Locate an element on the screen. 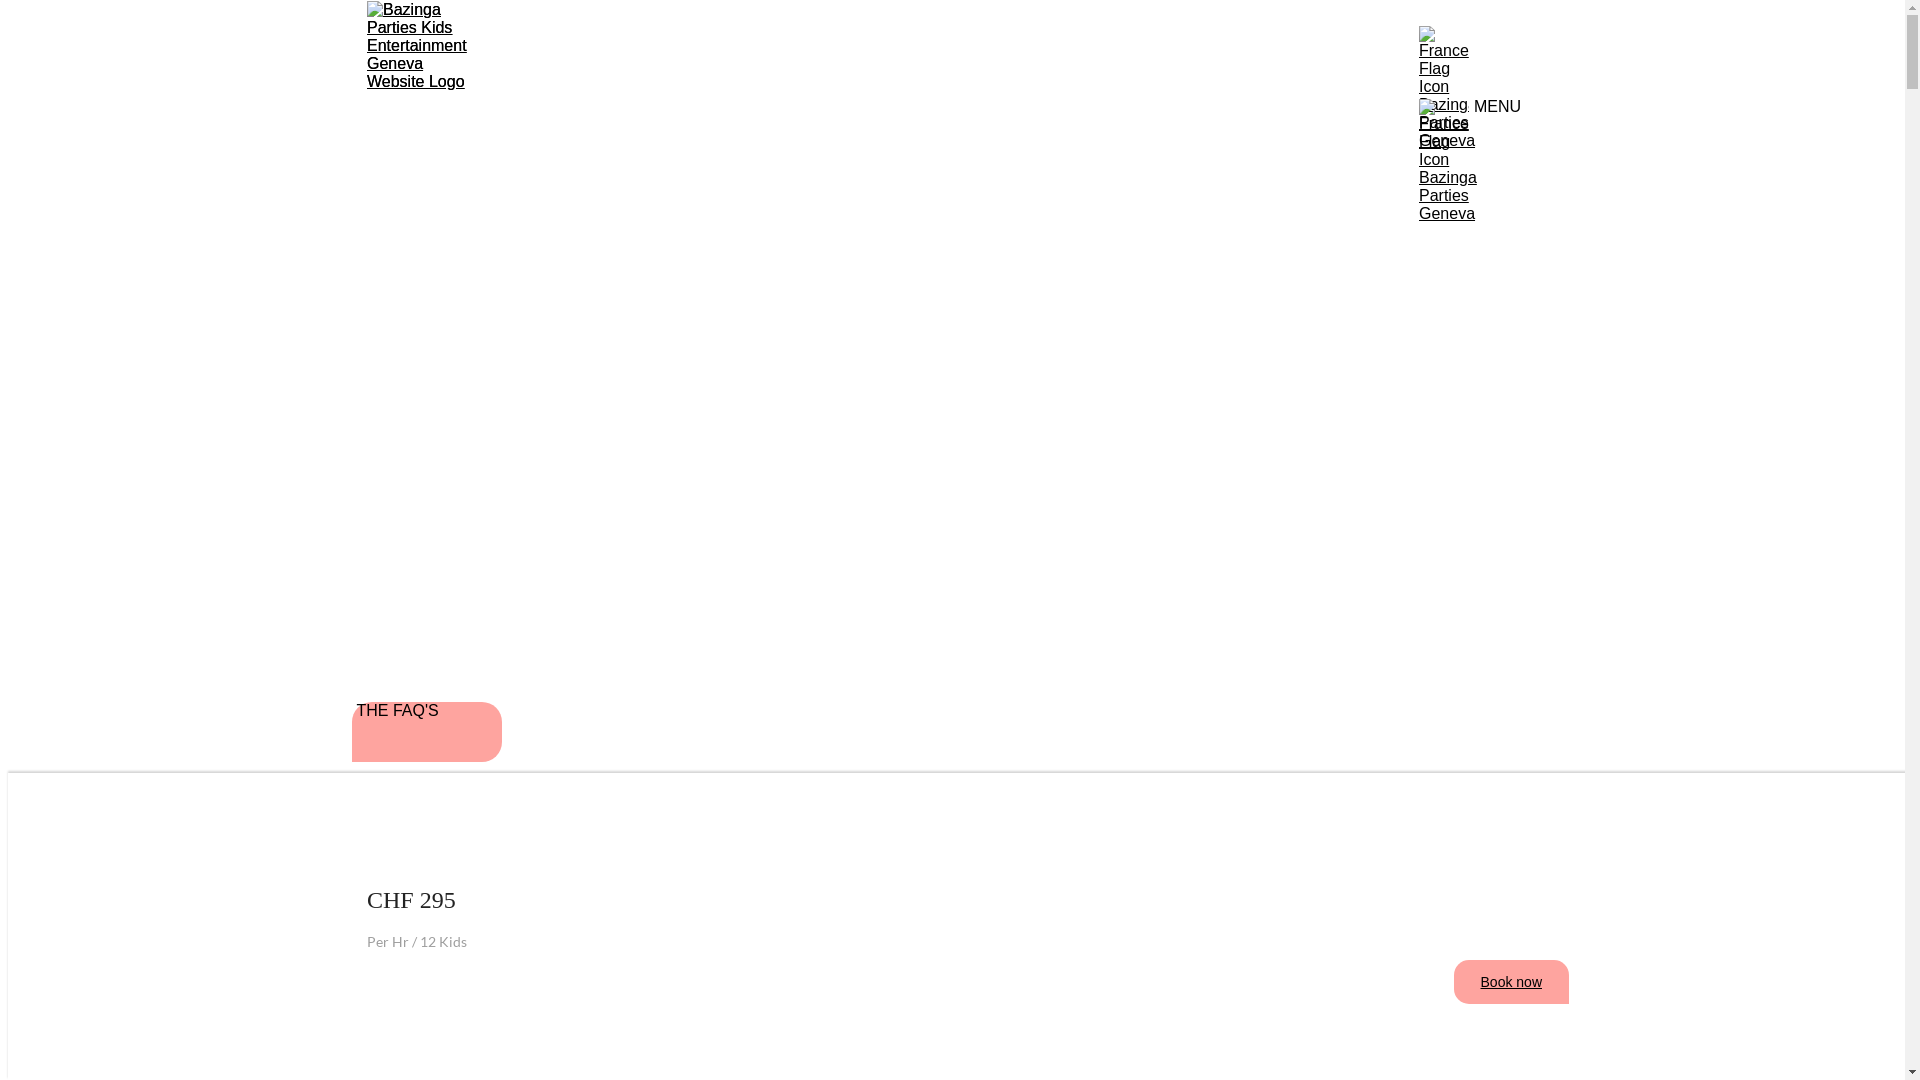 The width and height of the screenshot is (1920, 1080). 'Book now' is located at coordinates (1454, 981).